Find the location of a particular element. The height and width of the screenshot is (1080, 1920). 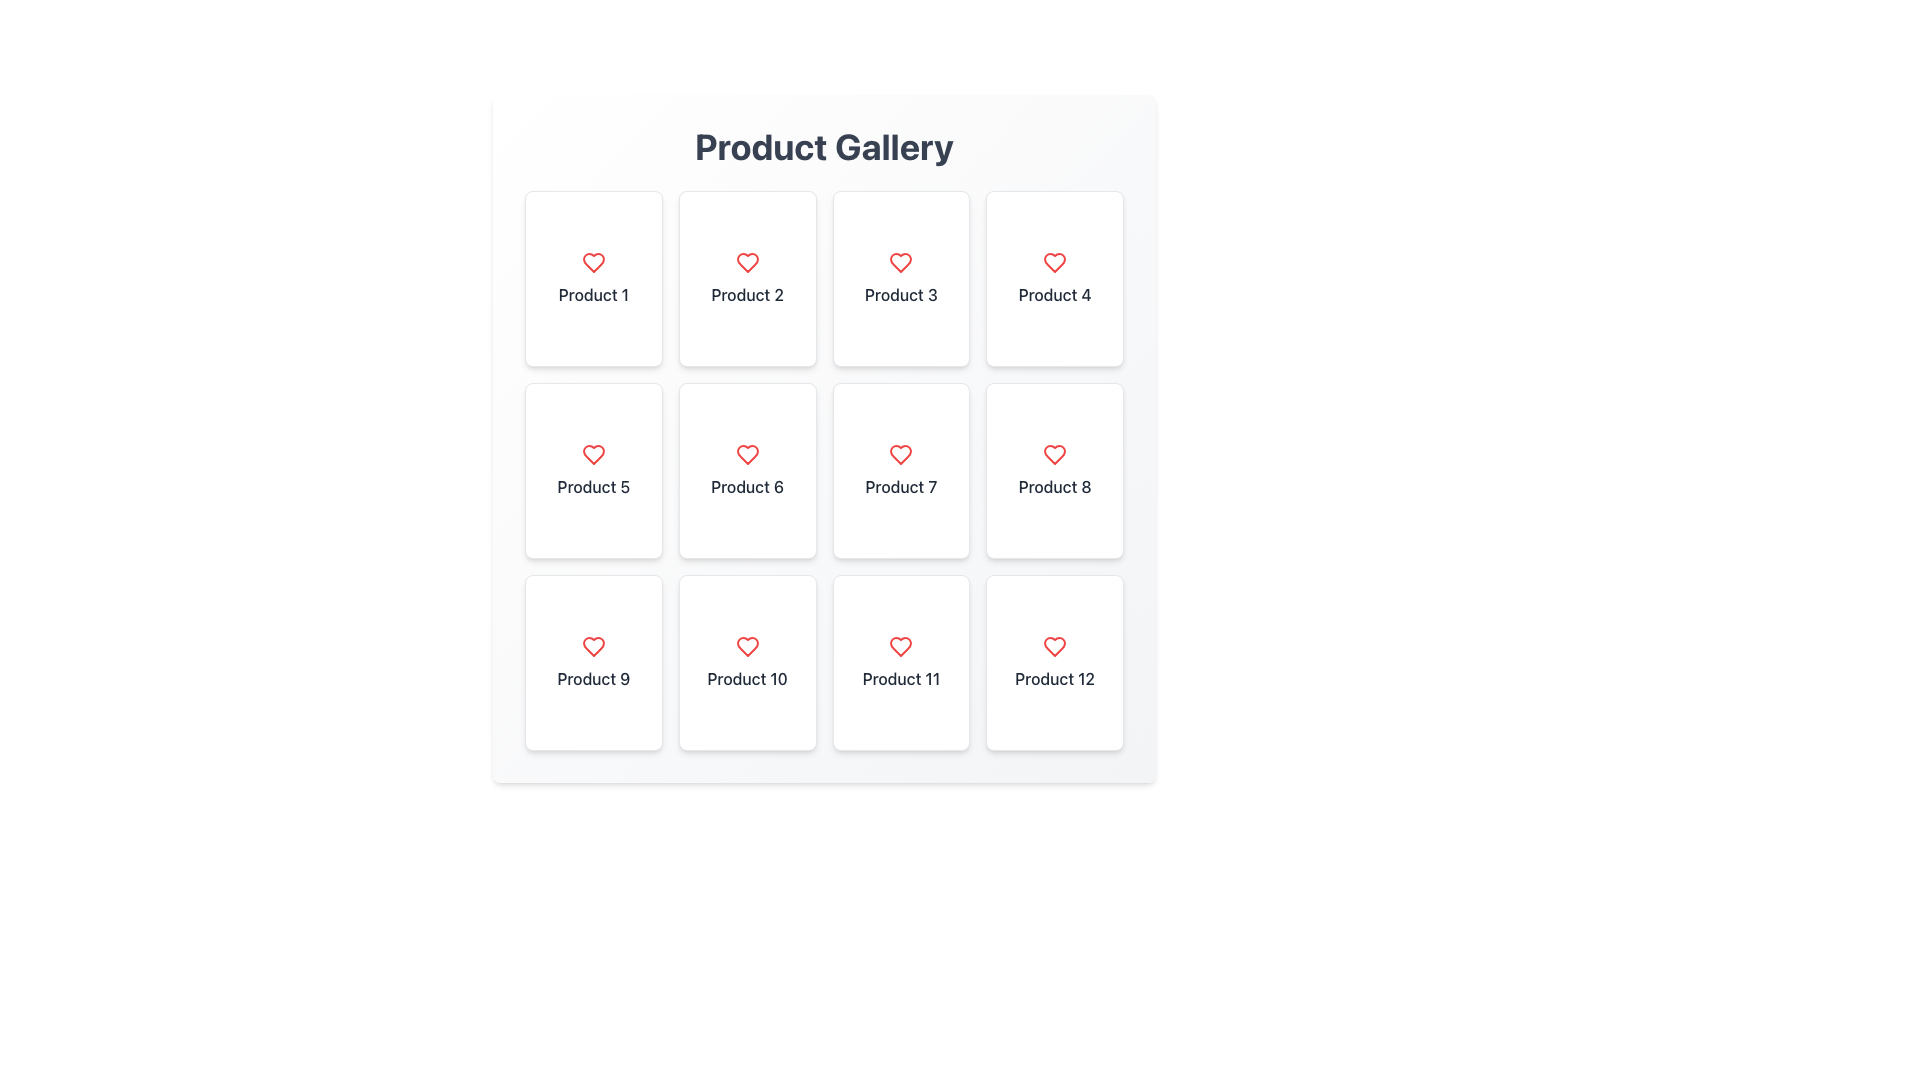

the product title text located at the bottom of the card in the third row, first column of the Product Gallery is located at coordinates (592, 677).